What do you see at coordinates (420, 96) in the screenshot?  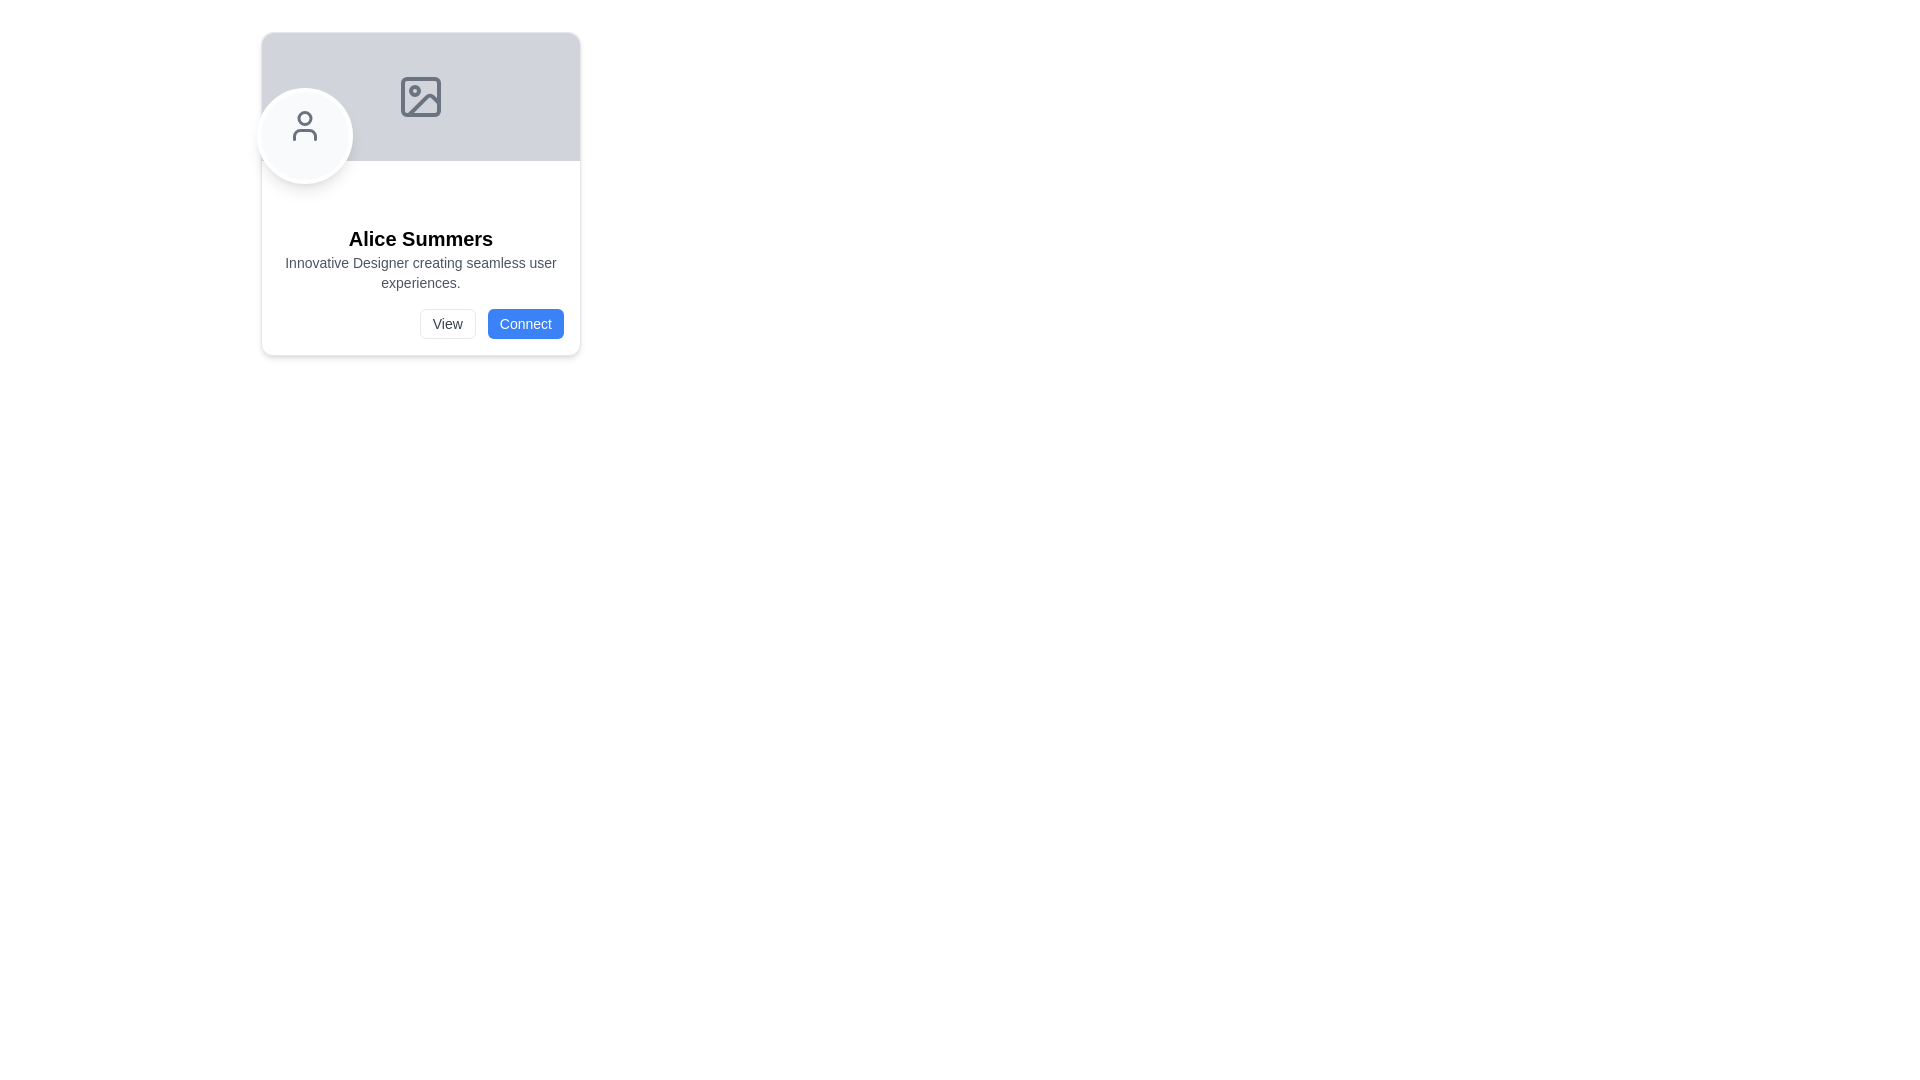 I see `the decorative graphic or layout placeholder located at the top-right section of the profile card, which visually represents an image placeholder` at bounding box center [420, 96].